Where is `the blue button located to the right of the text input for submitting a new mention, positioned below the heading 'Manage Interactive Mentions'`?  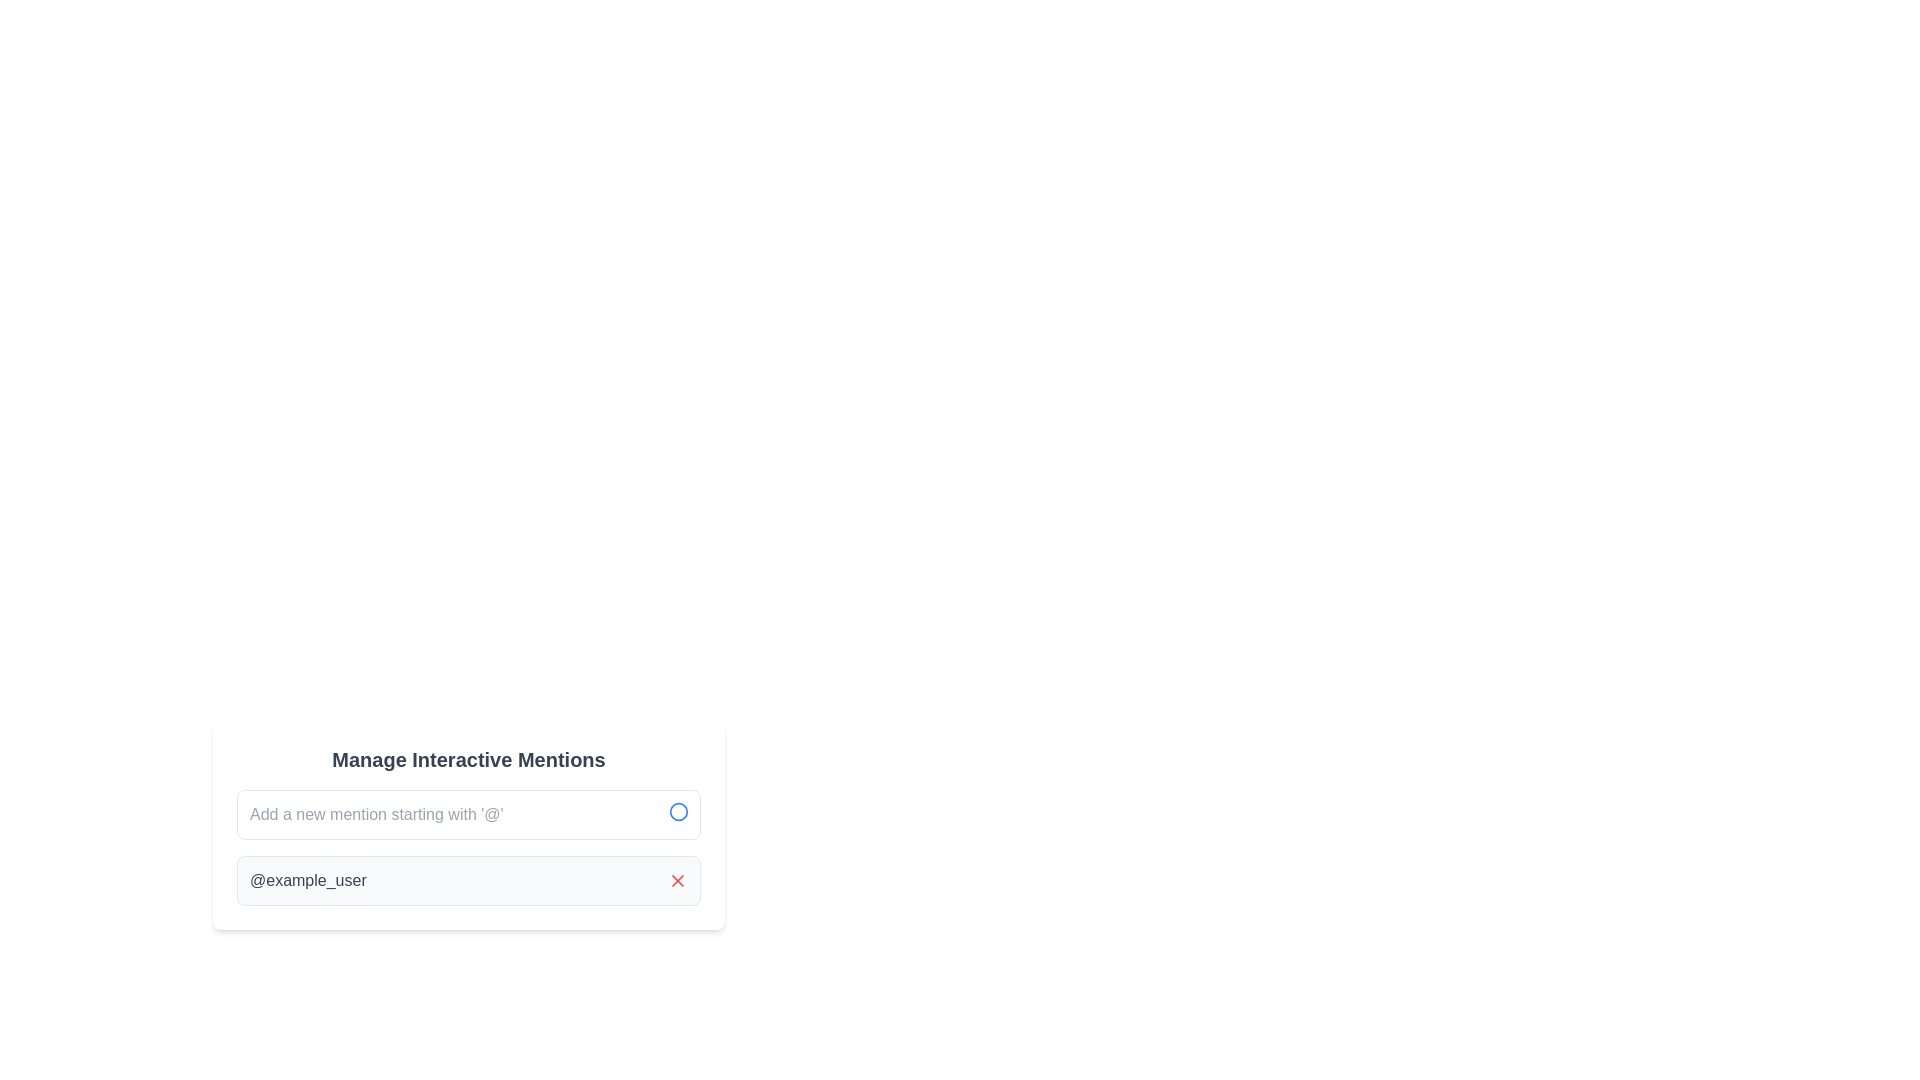 the blue button located to the right of the text input for submitting a new mention, positioned below the heading 'Manage Interactive Mentions' is located at coordinates (468, 814).